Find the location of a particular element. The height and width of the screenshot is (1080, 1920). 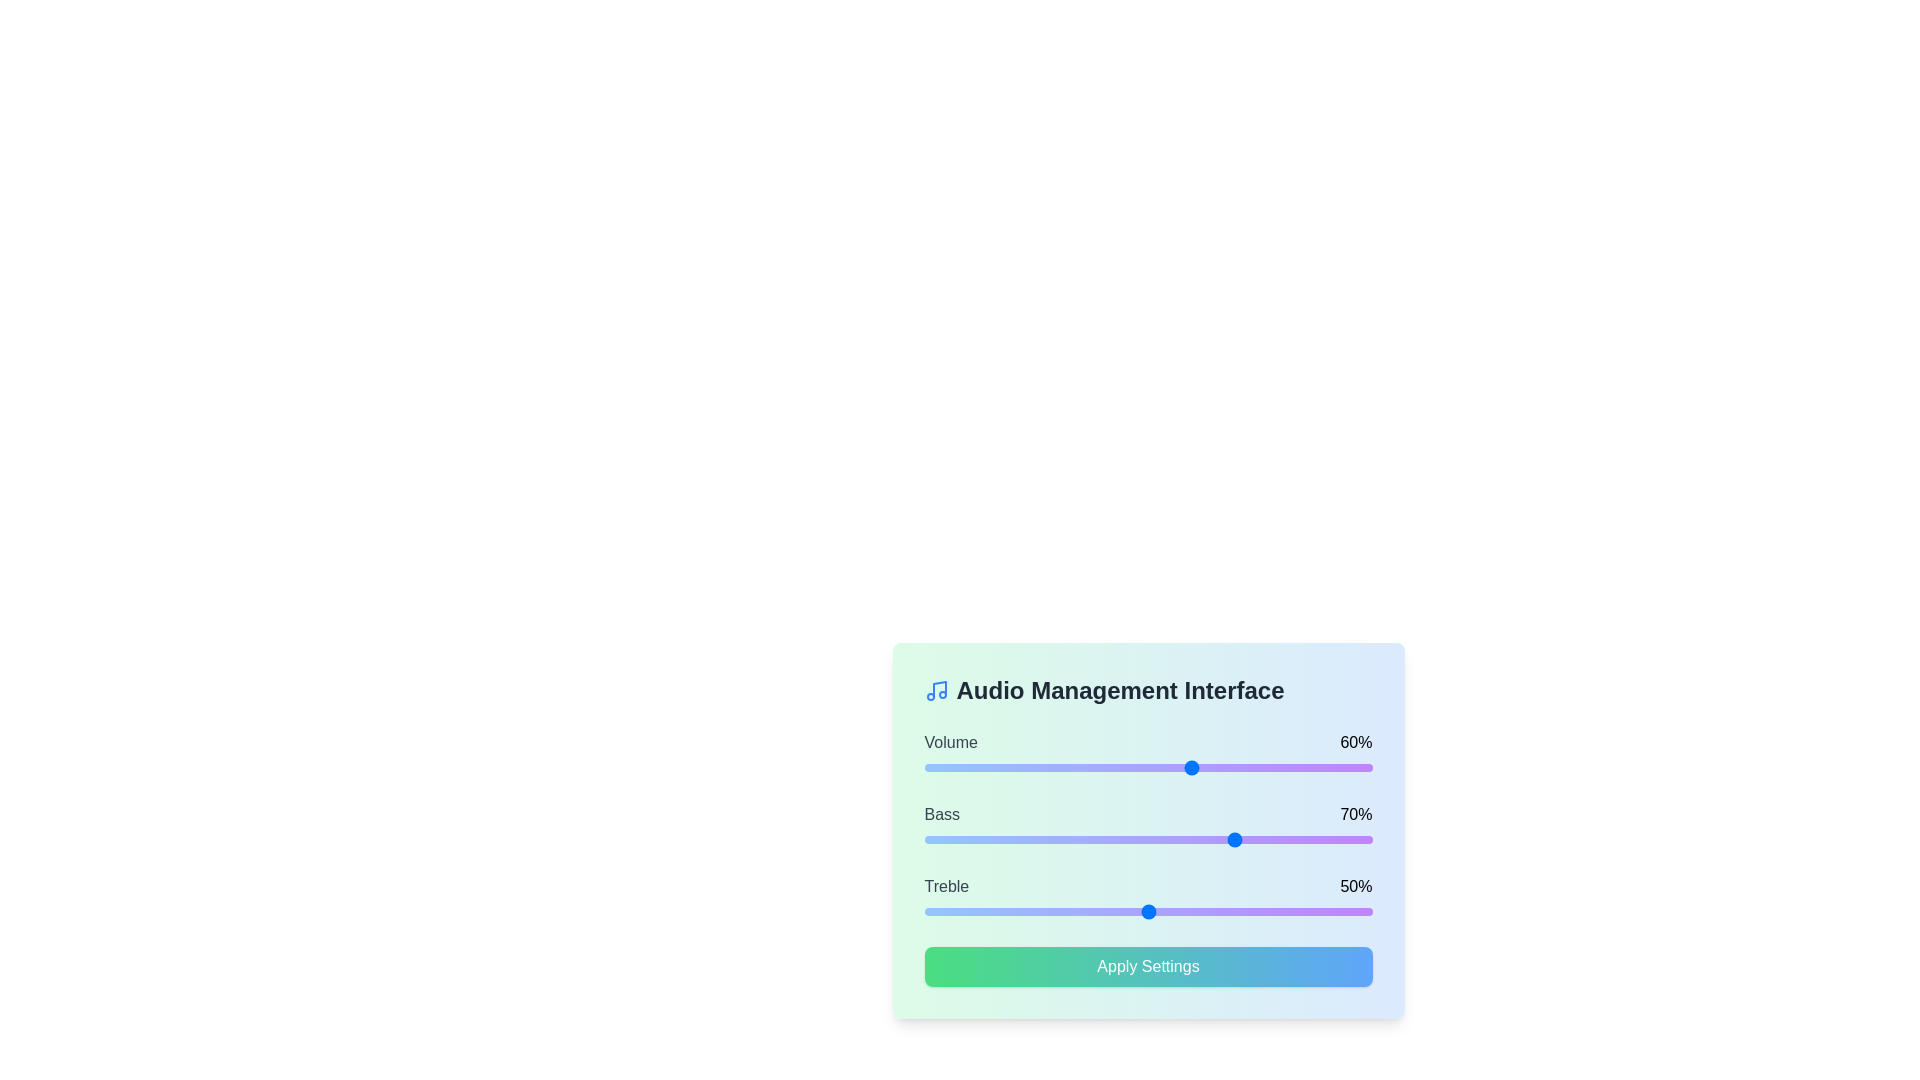

value displayed in the text label that shows '50%' within the settings panel, aligned to the right of the 'Treble' slider is located at coordinates (1356, 886).